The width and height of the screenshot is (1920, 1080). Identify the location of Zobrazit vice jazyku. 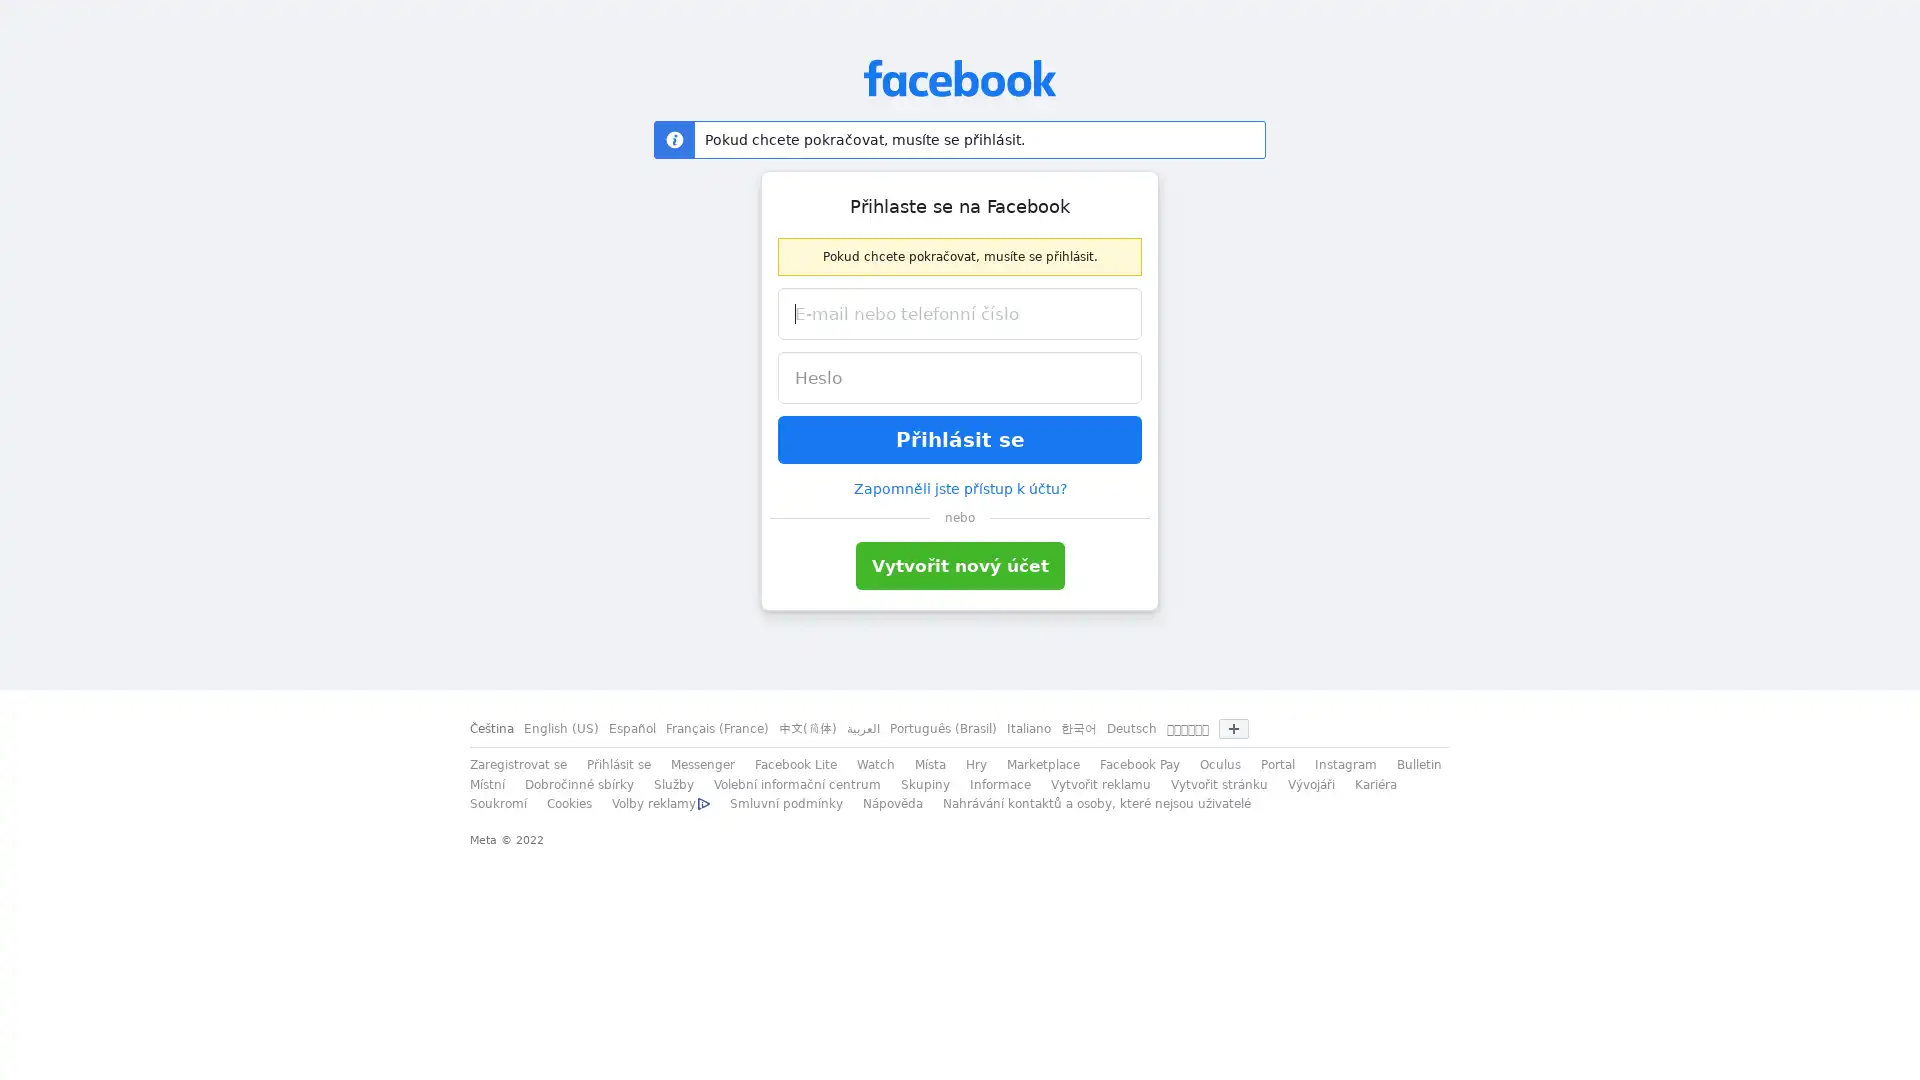
(1232, 729).